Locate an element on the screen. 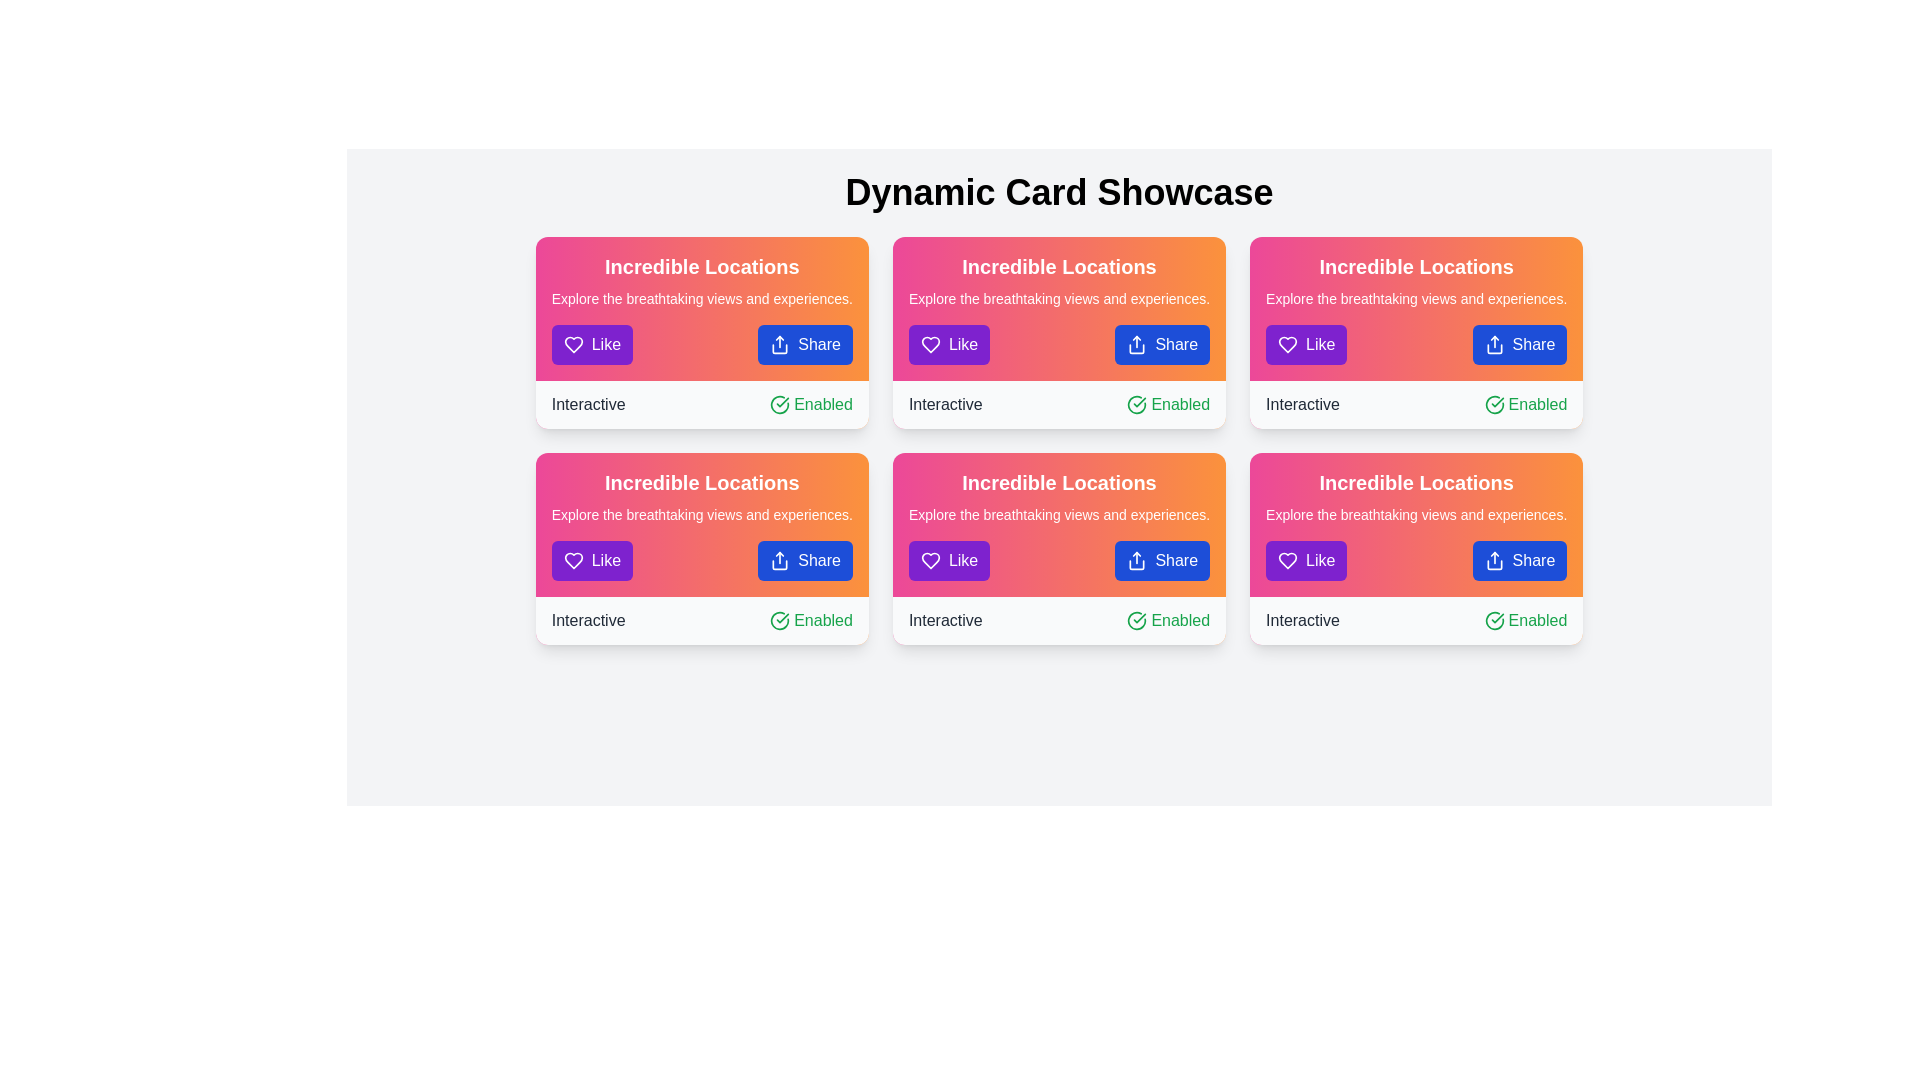 The image size is (1920, 1080). the heading 'Incredible Locations', which is styled with a bold, large font and positioned at the top of the second card in the top row of a grid layout is located at coordinates (1415, 265).